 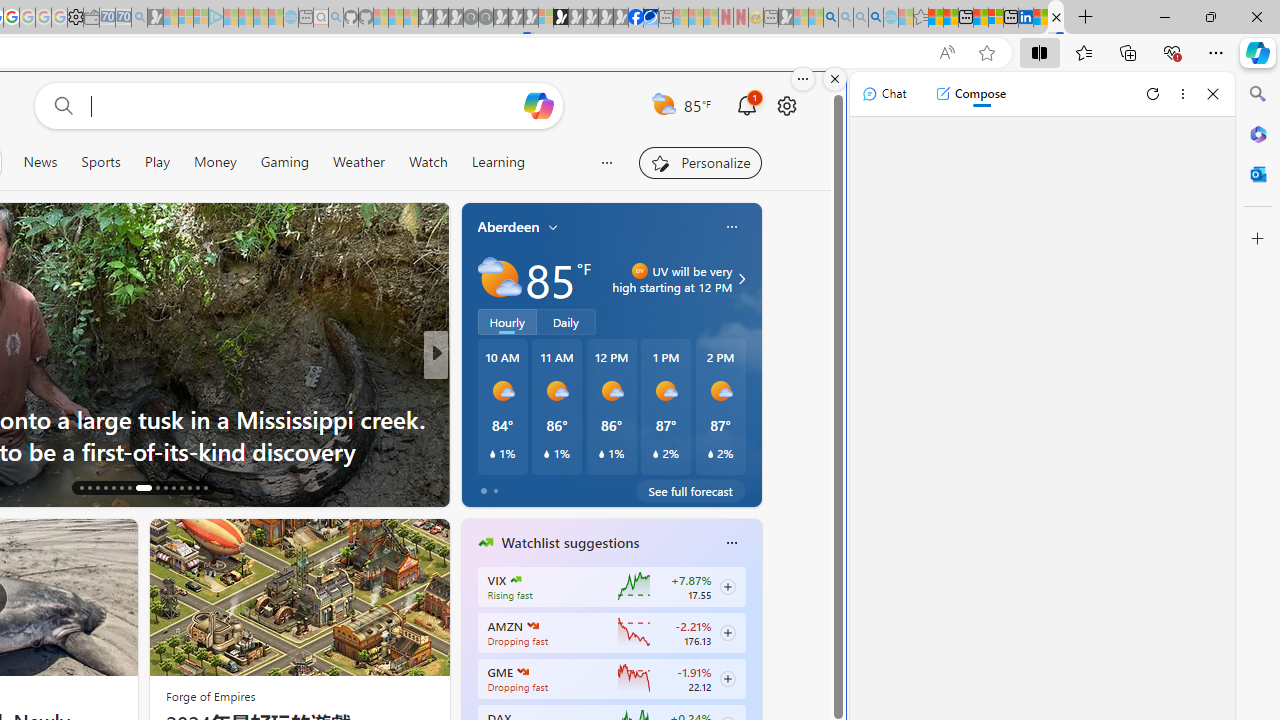 I want to click on 'Gaming', so click(x=284, y=161).